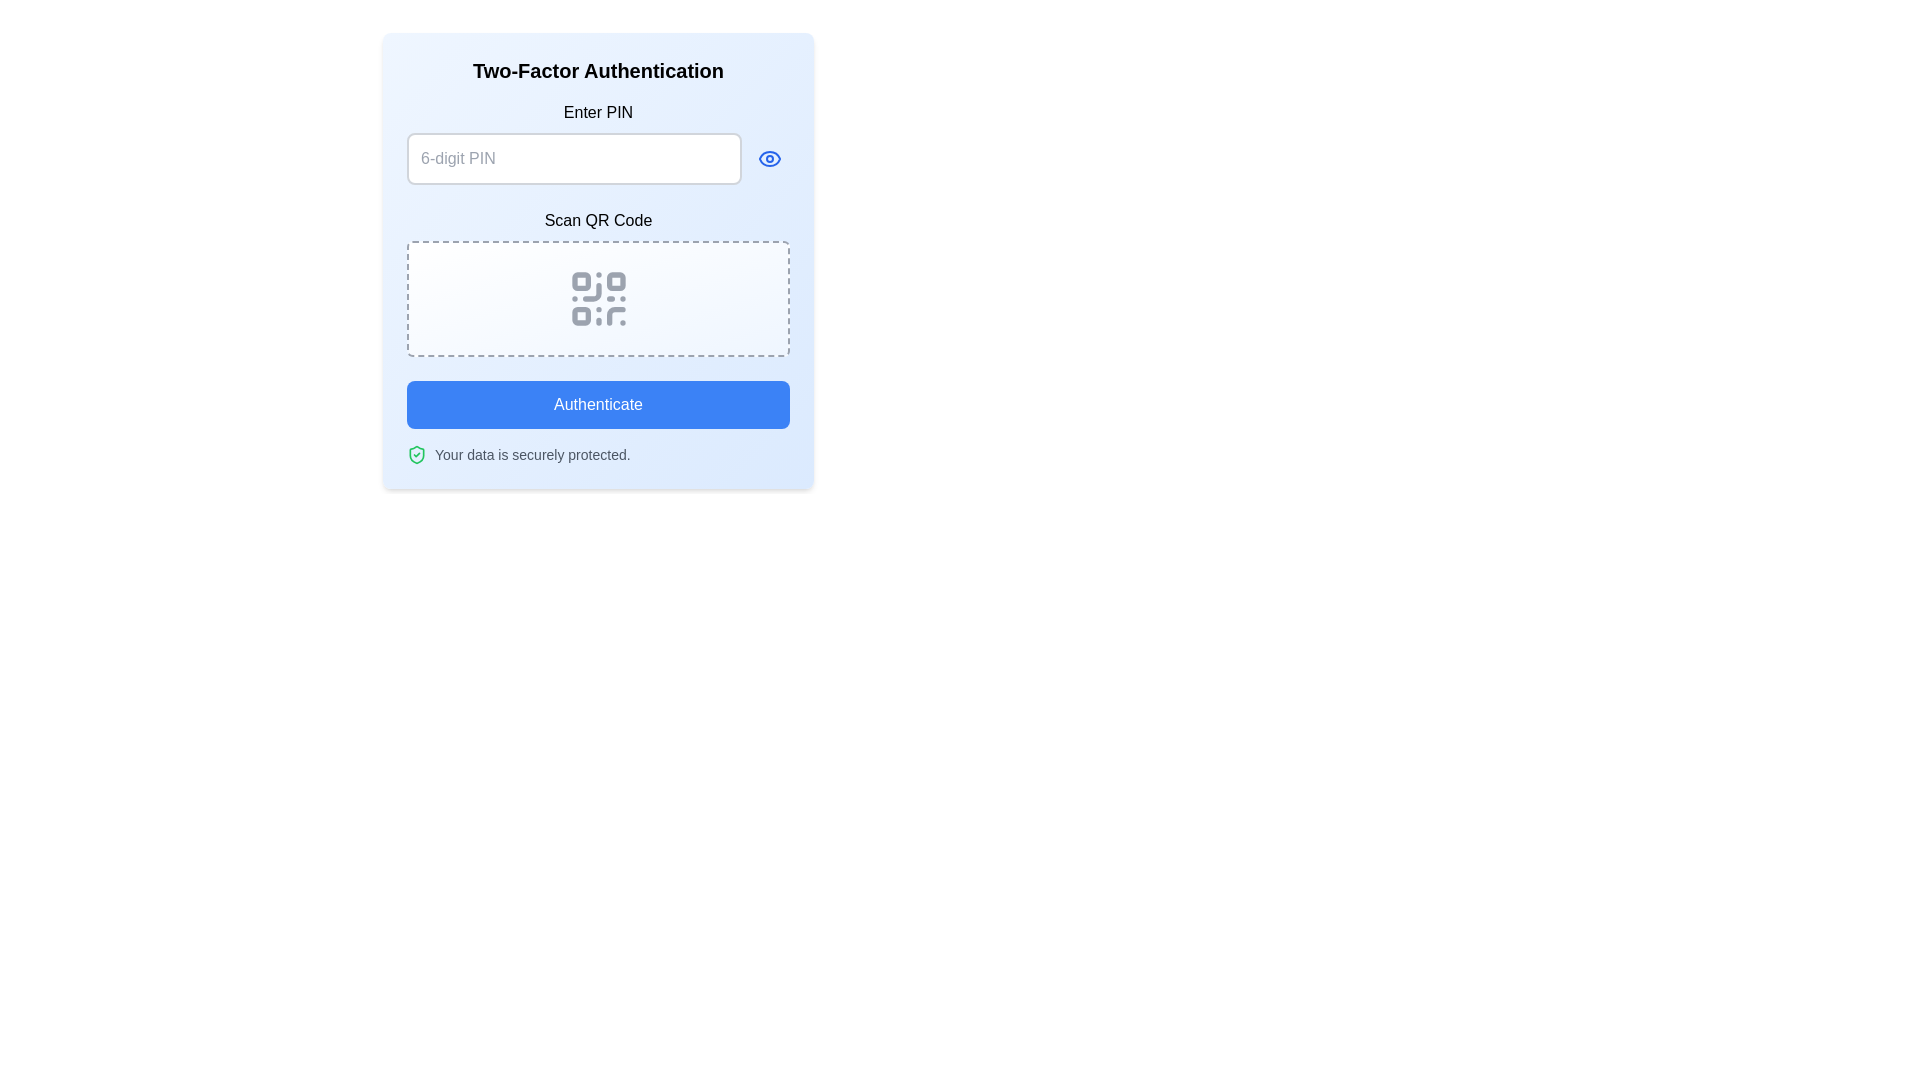 The height and width of the screenshot is (1080, 1920). Describe the element at coordinates (768, 157) in the screenshot. I see `the eye icon button located at the end of the PIN input field` at that location.